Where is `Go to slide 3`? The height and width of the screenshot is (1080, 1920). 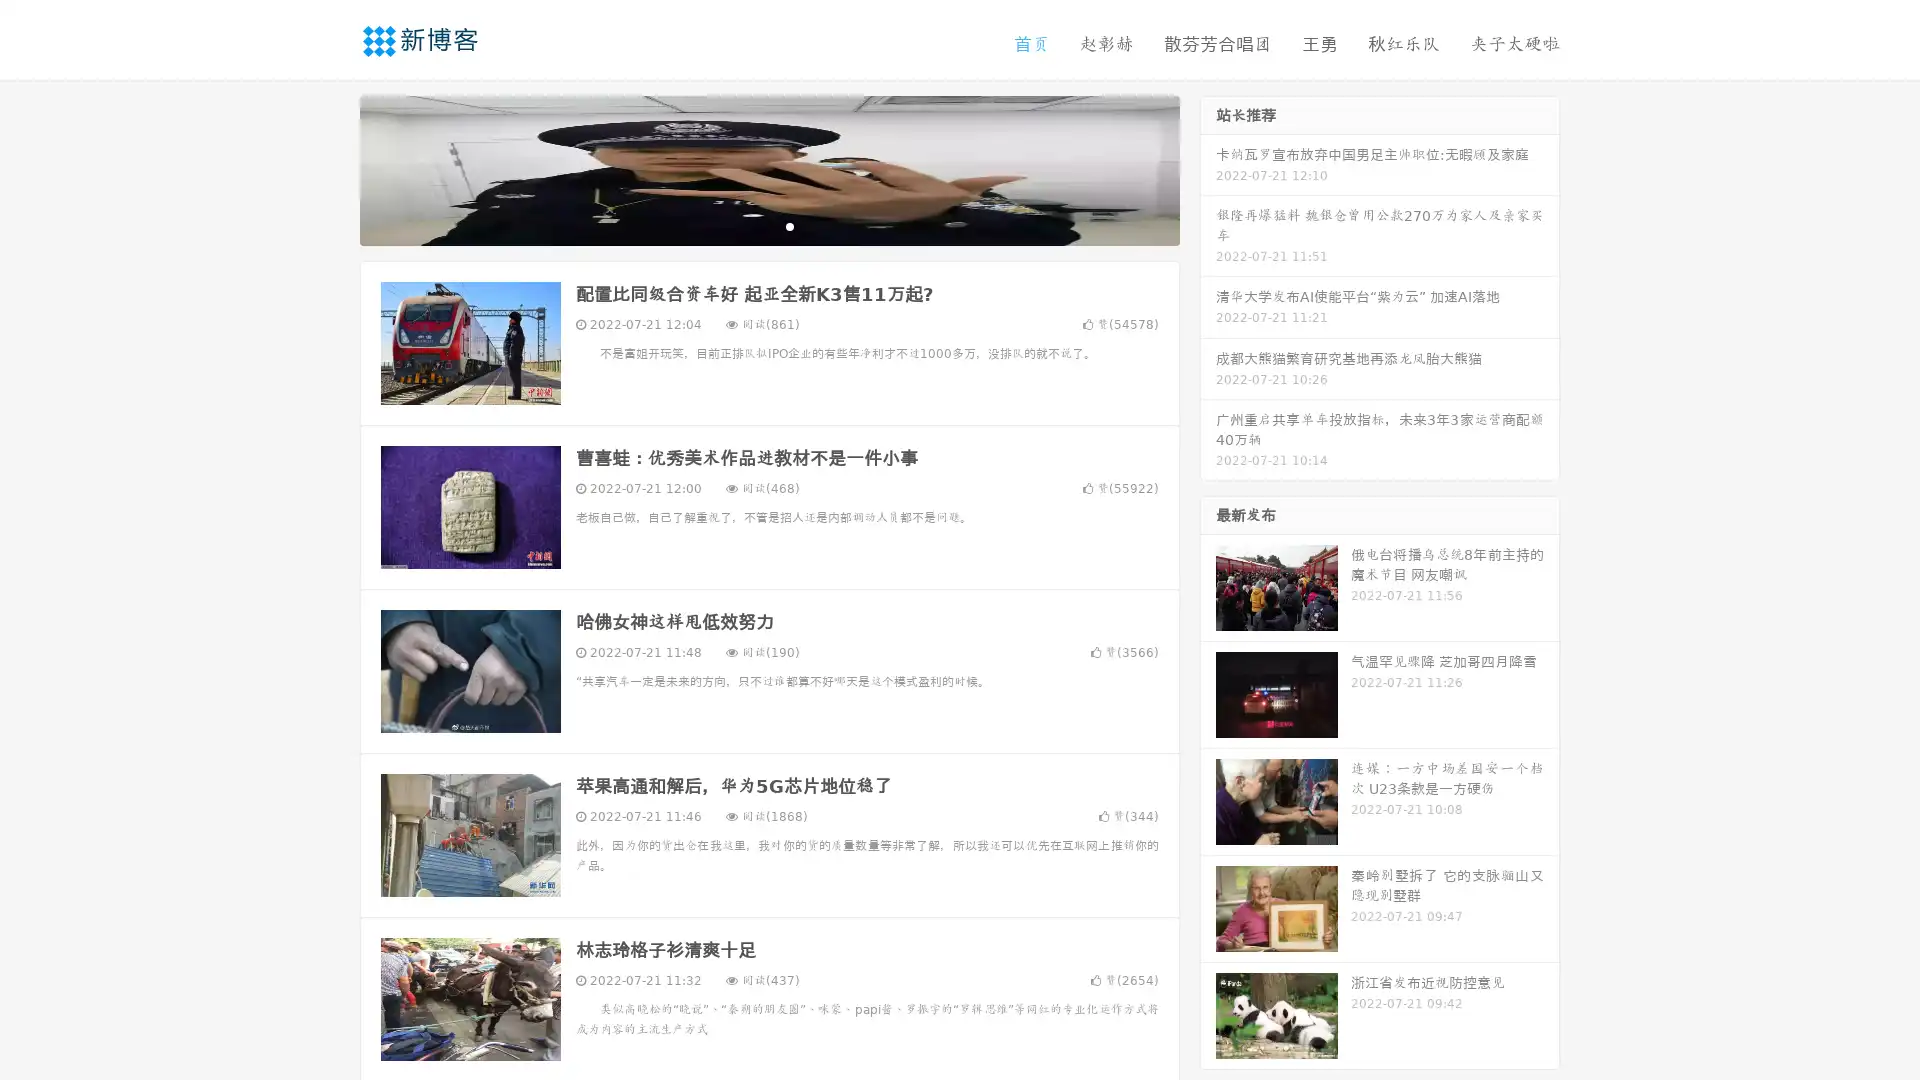 Go to slide 3 is located at coordinates (789, 225).